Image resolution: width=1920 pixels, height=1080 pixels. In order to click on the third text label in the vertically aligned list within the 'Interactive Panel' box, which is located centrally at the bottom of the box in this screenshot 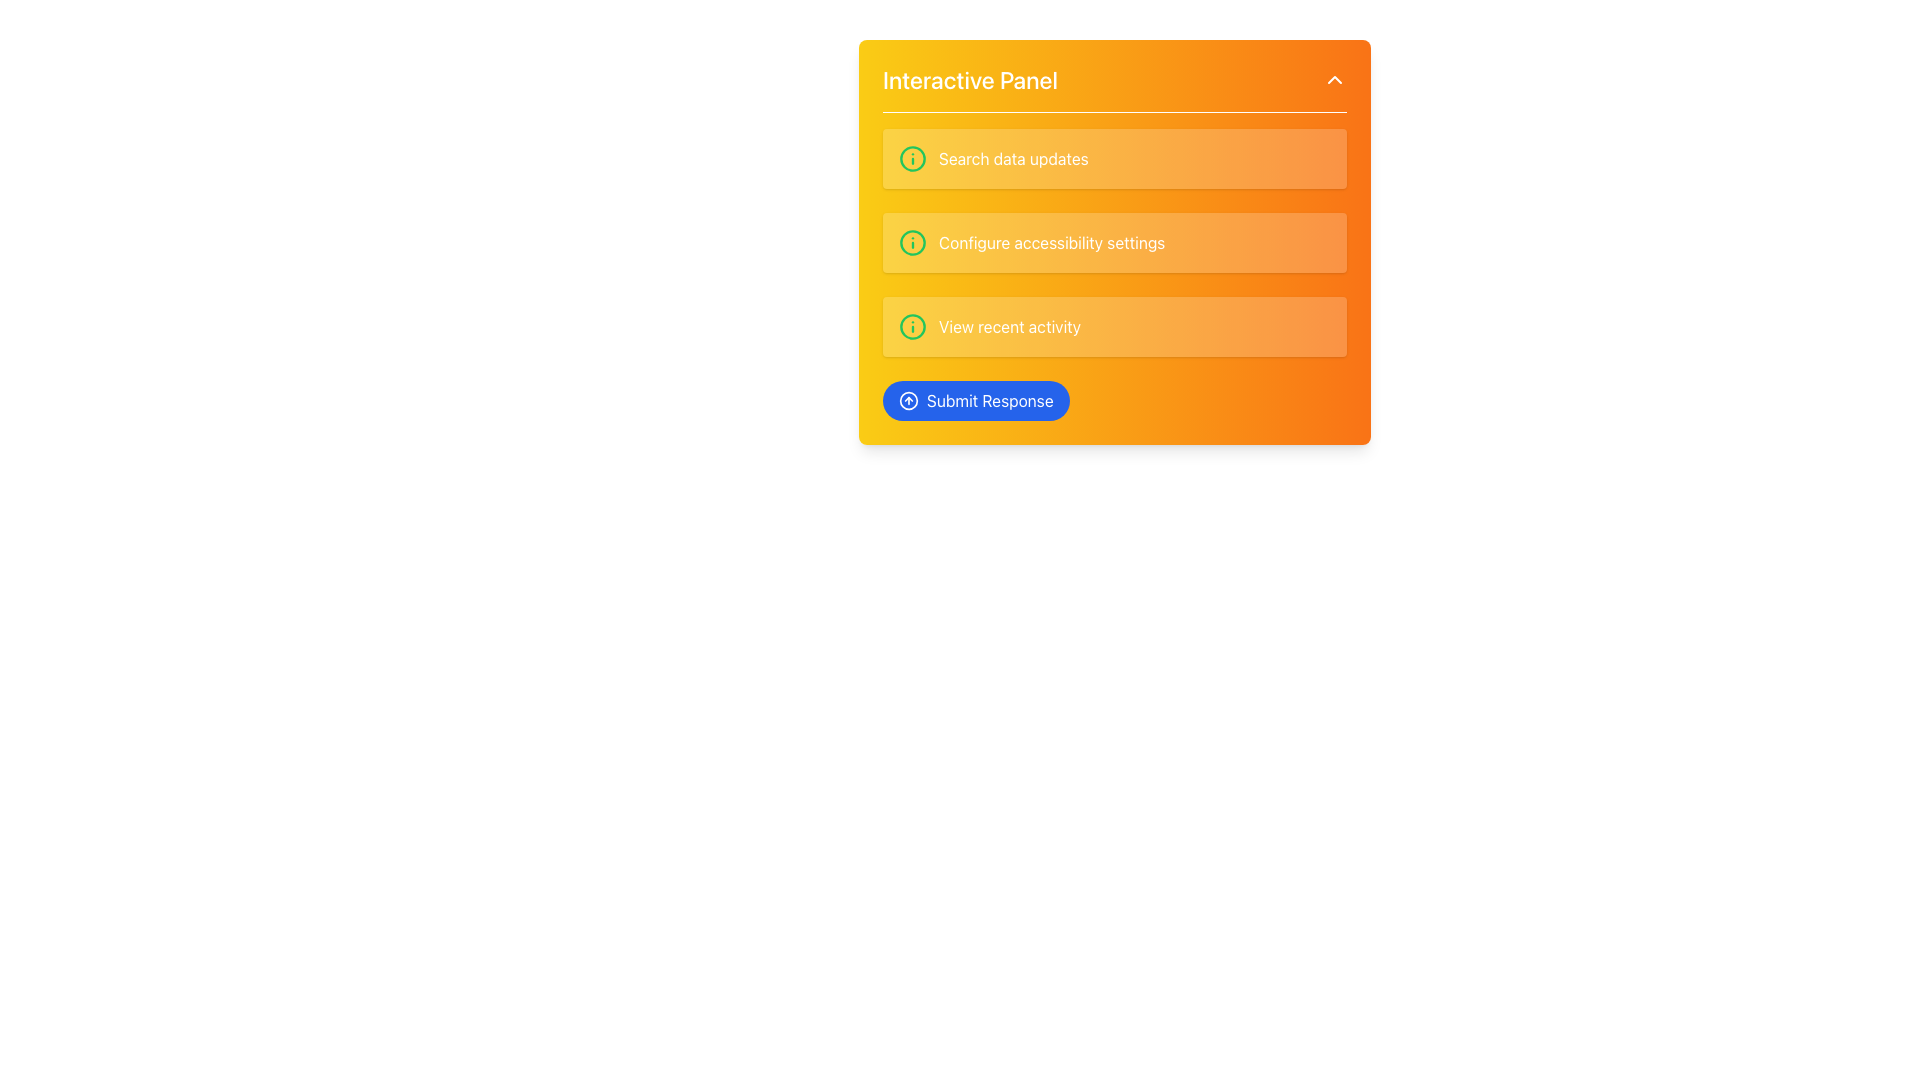, I will do `click(1010, 326)`.